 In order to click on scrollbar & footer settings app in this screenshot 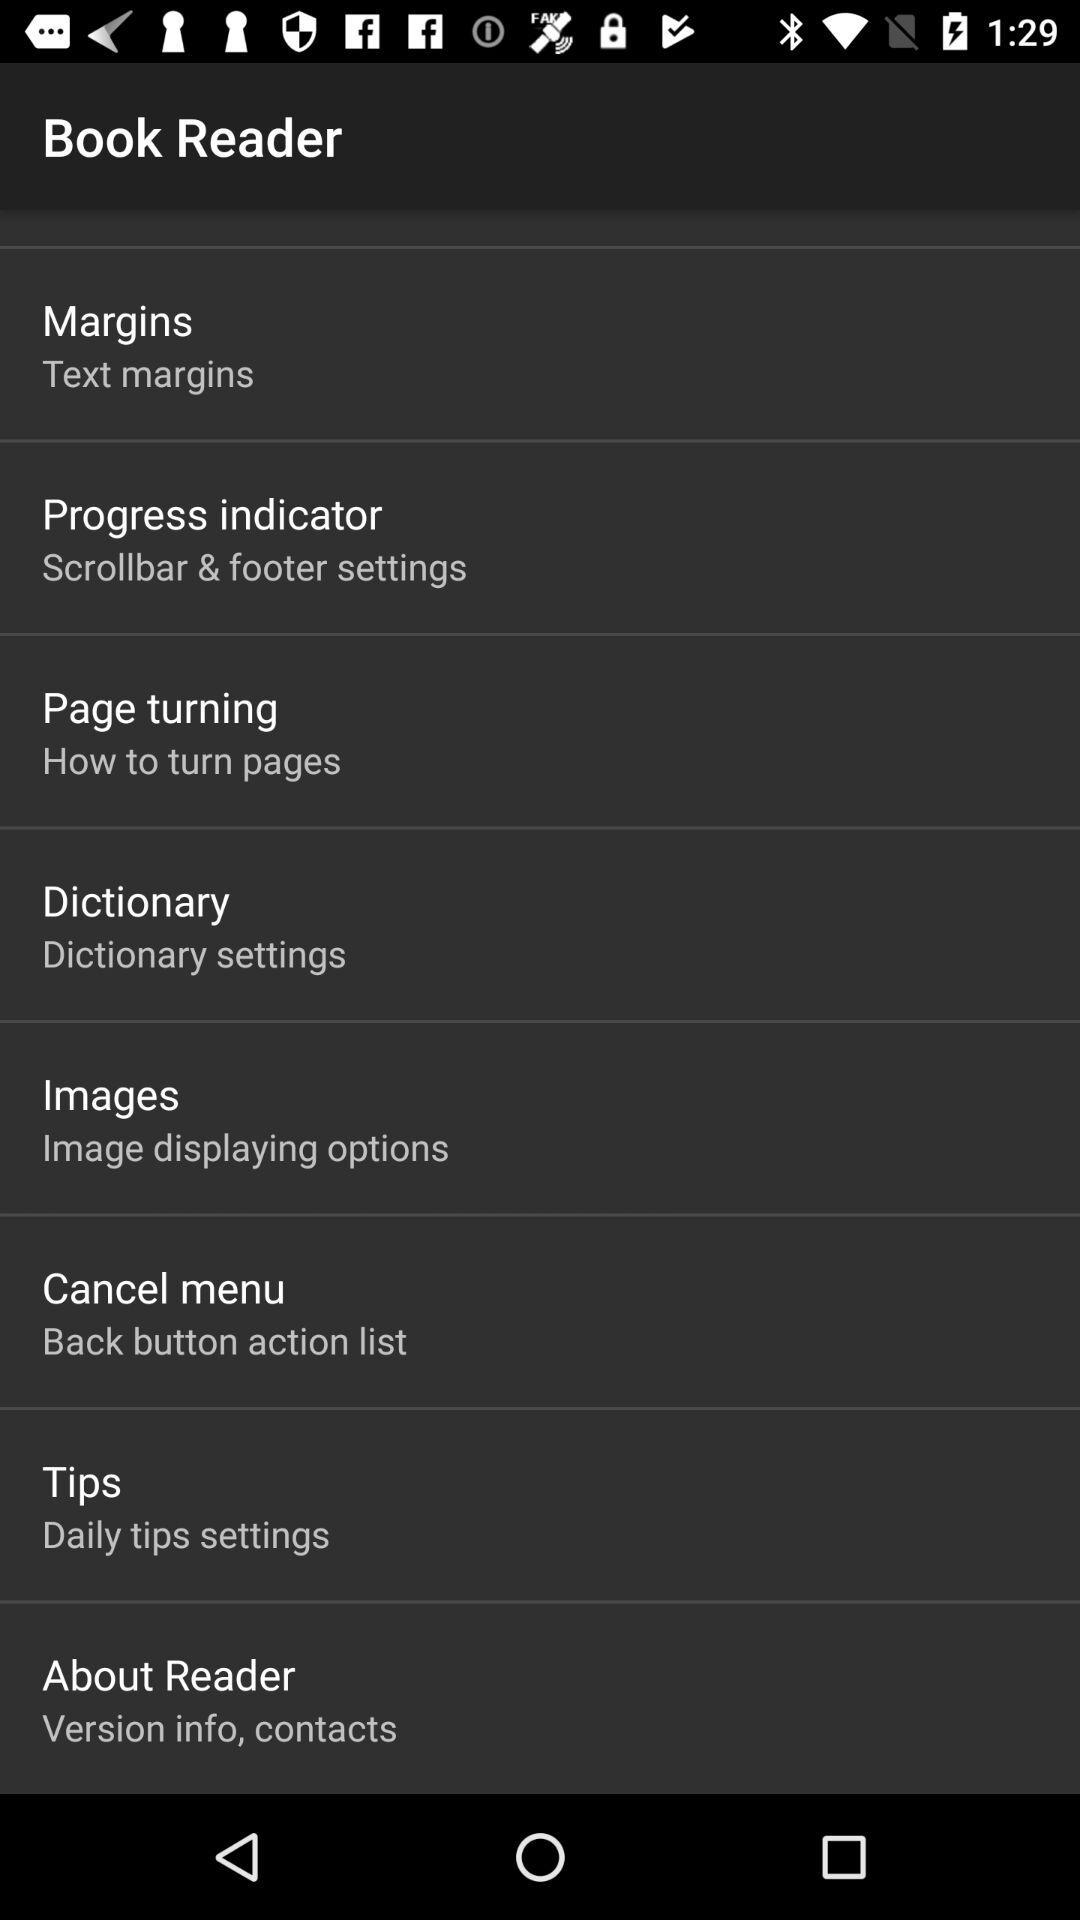, I will do `click(253, 565)`.